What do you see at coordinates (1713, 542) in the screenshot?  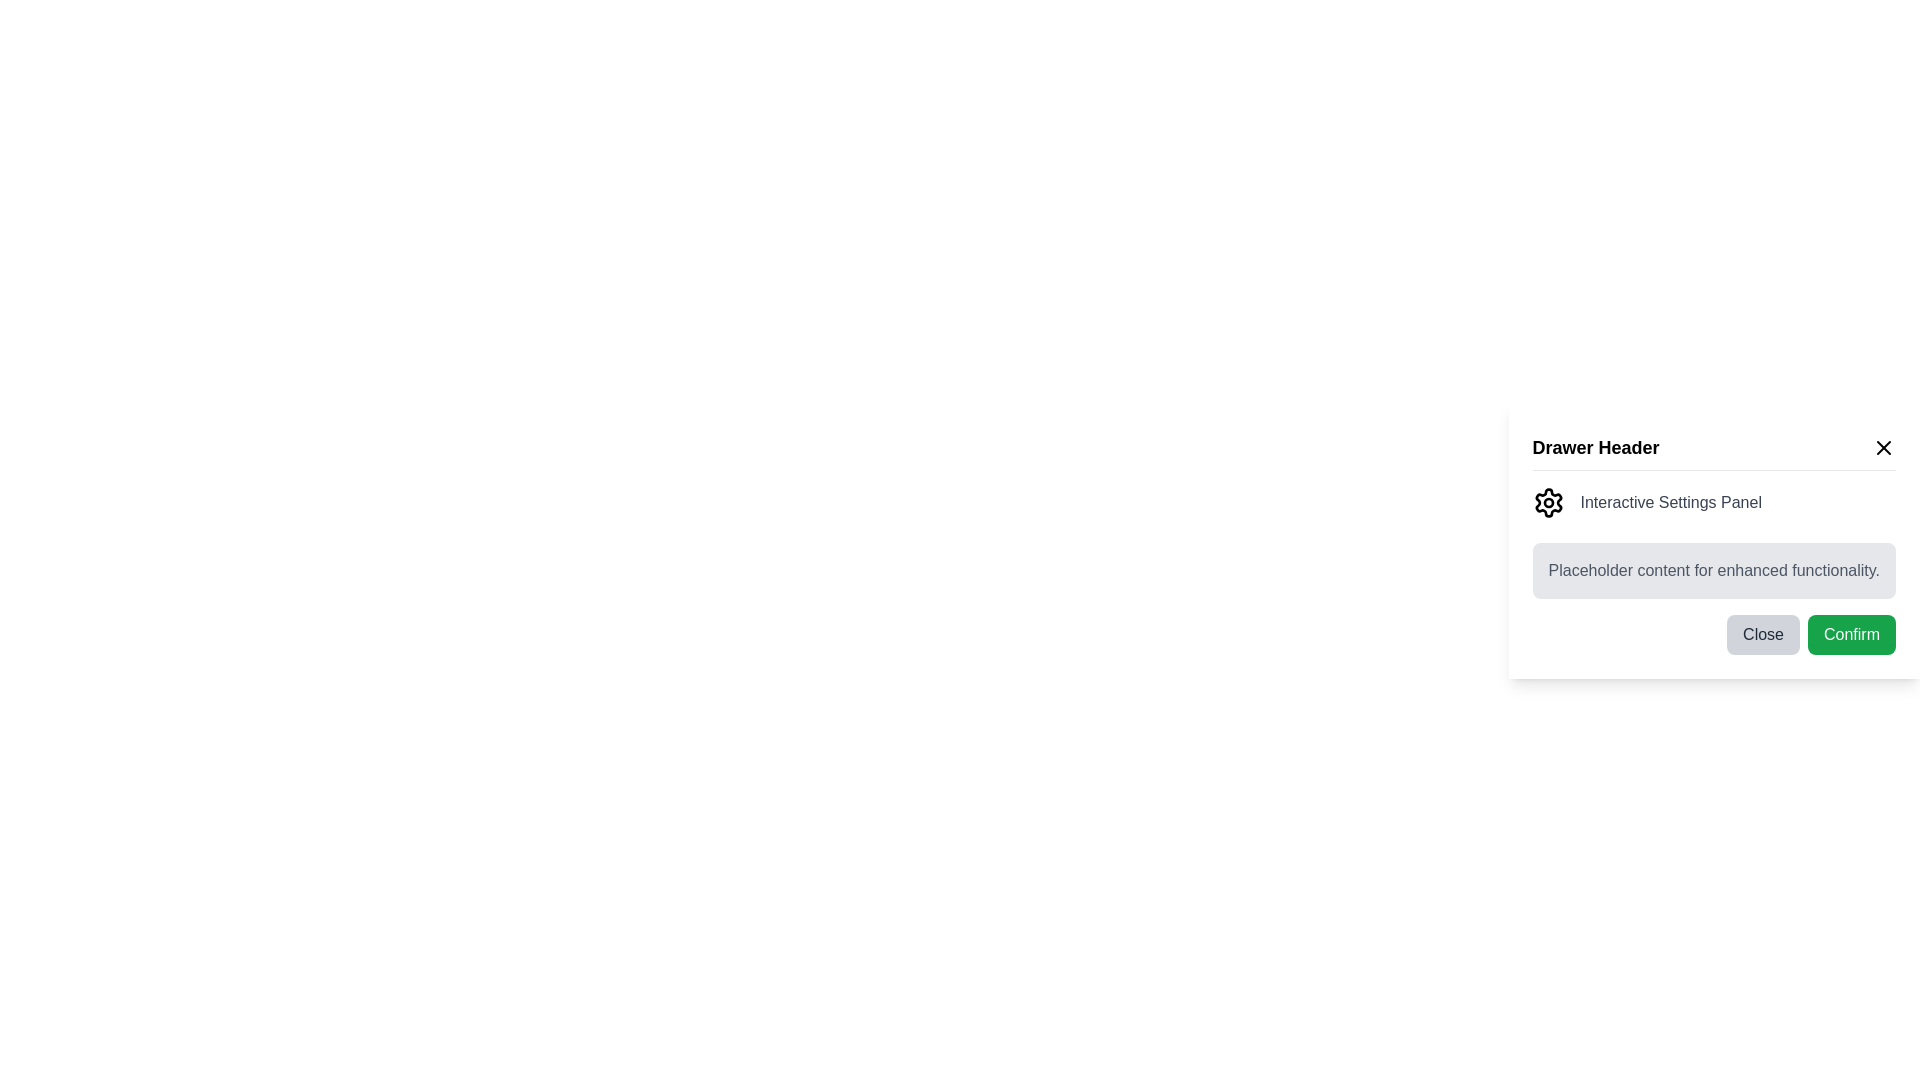 I see `the informational or settings section within the 'Drawer Header' that is located below its title and above the 'Close' and 'Confirm' buttons` at bounding box center [1713, 542].